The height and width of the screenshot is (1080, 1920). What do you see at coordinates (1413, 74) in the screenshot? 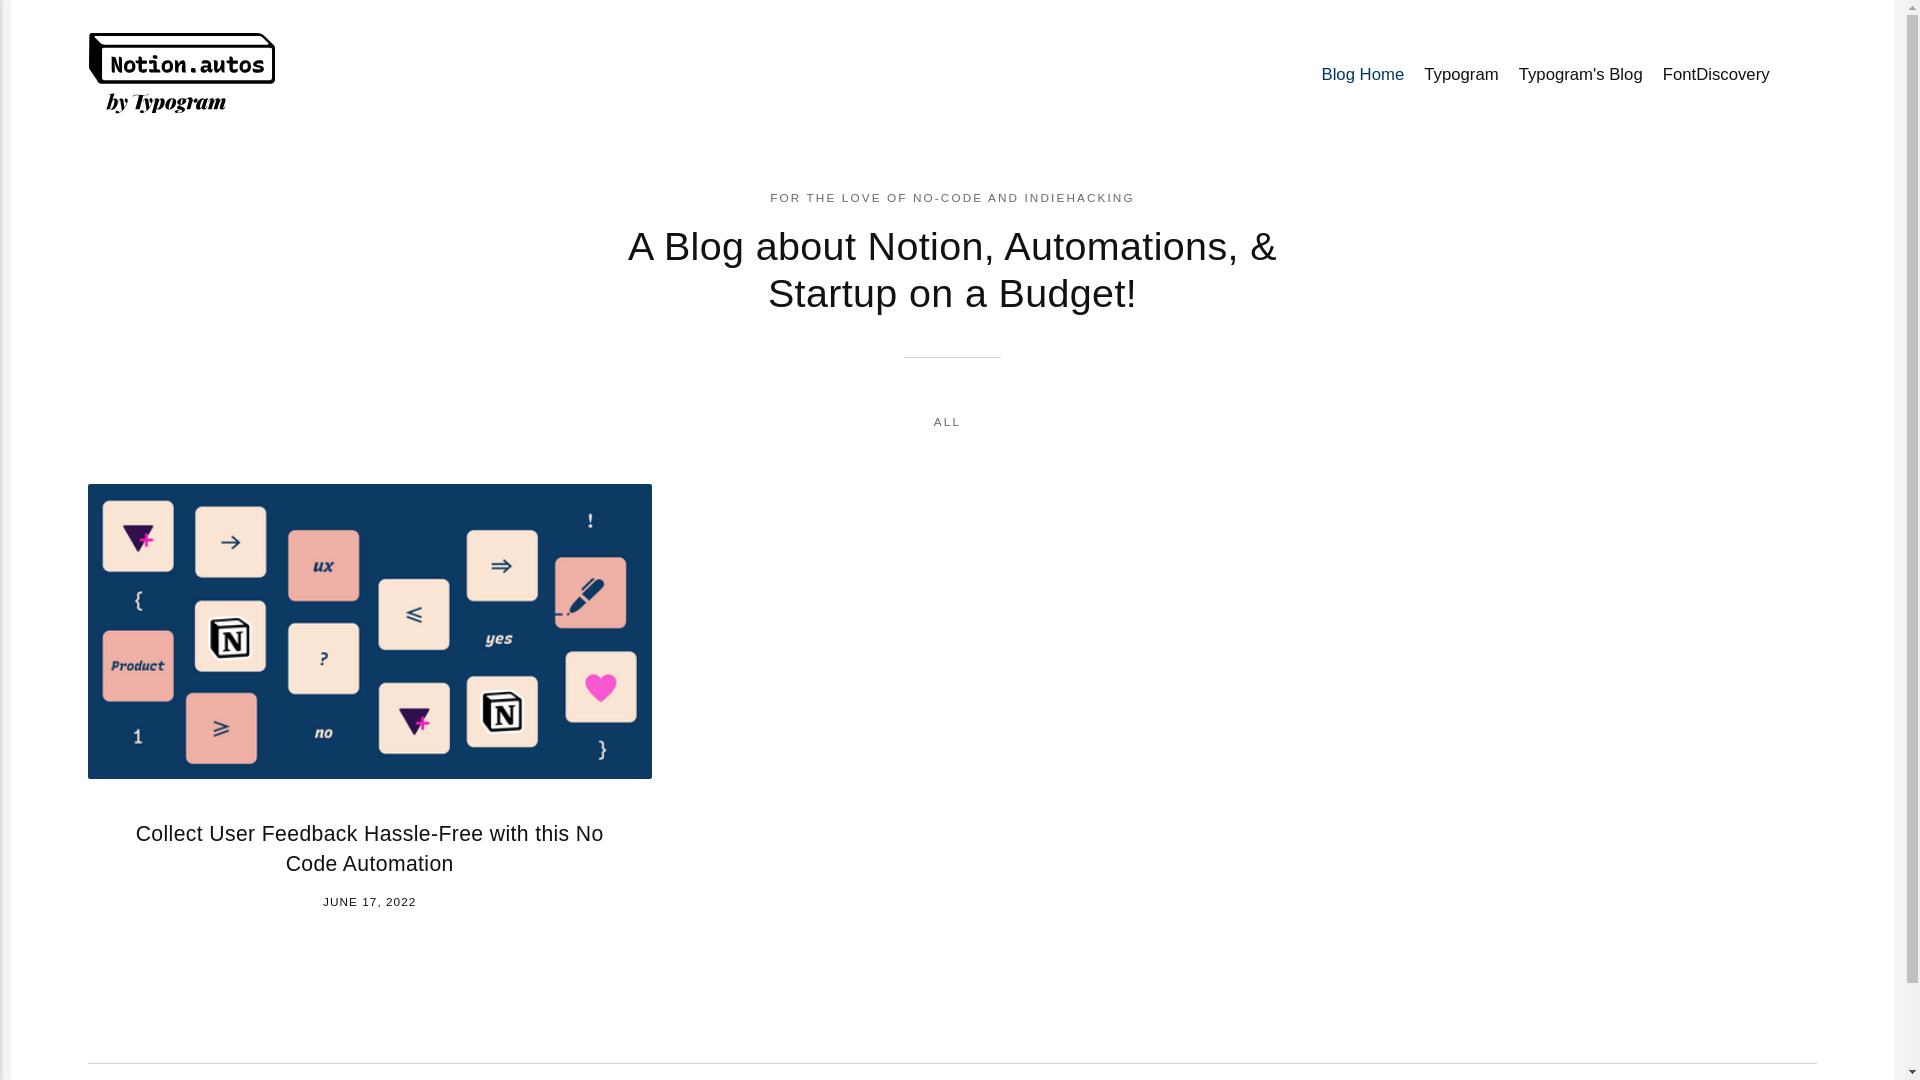
I see `'Typogram'` at bounding box center [1413, 74].